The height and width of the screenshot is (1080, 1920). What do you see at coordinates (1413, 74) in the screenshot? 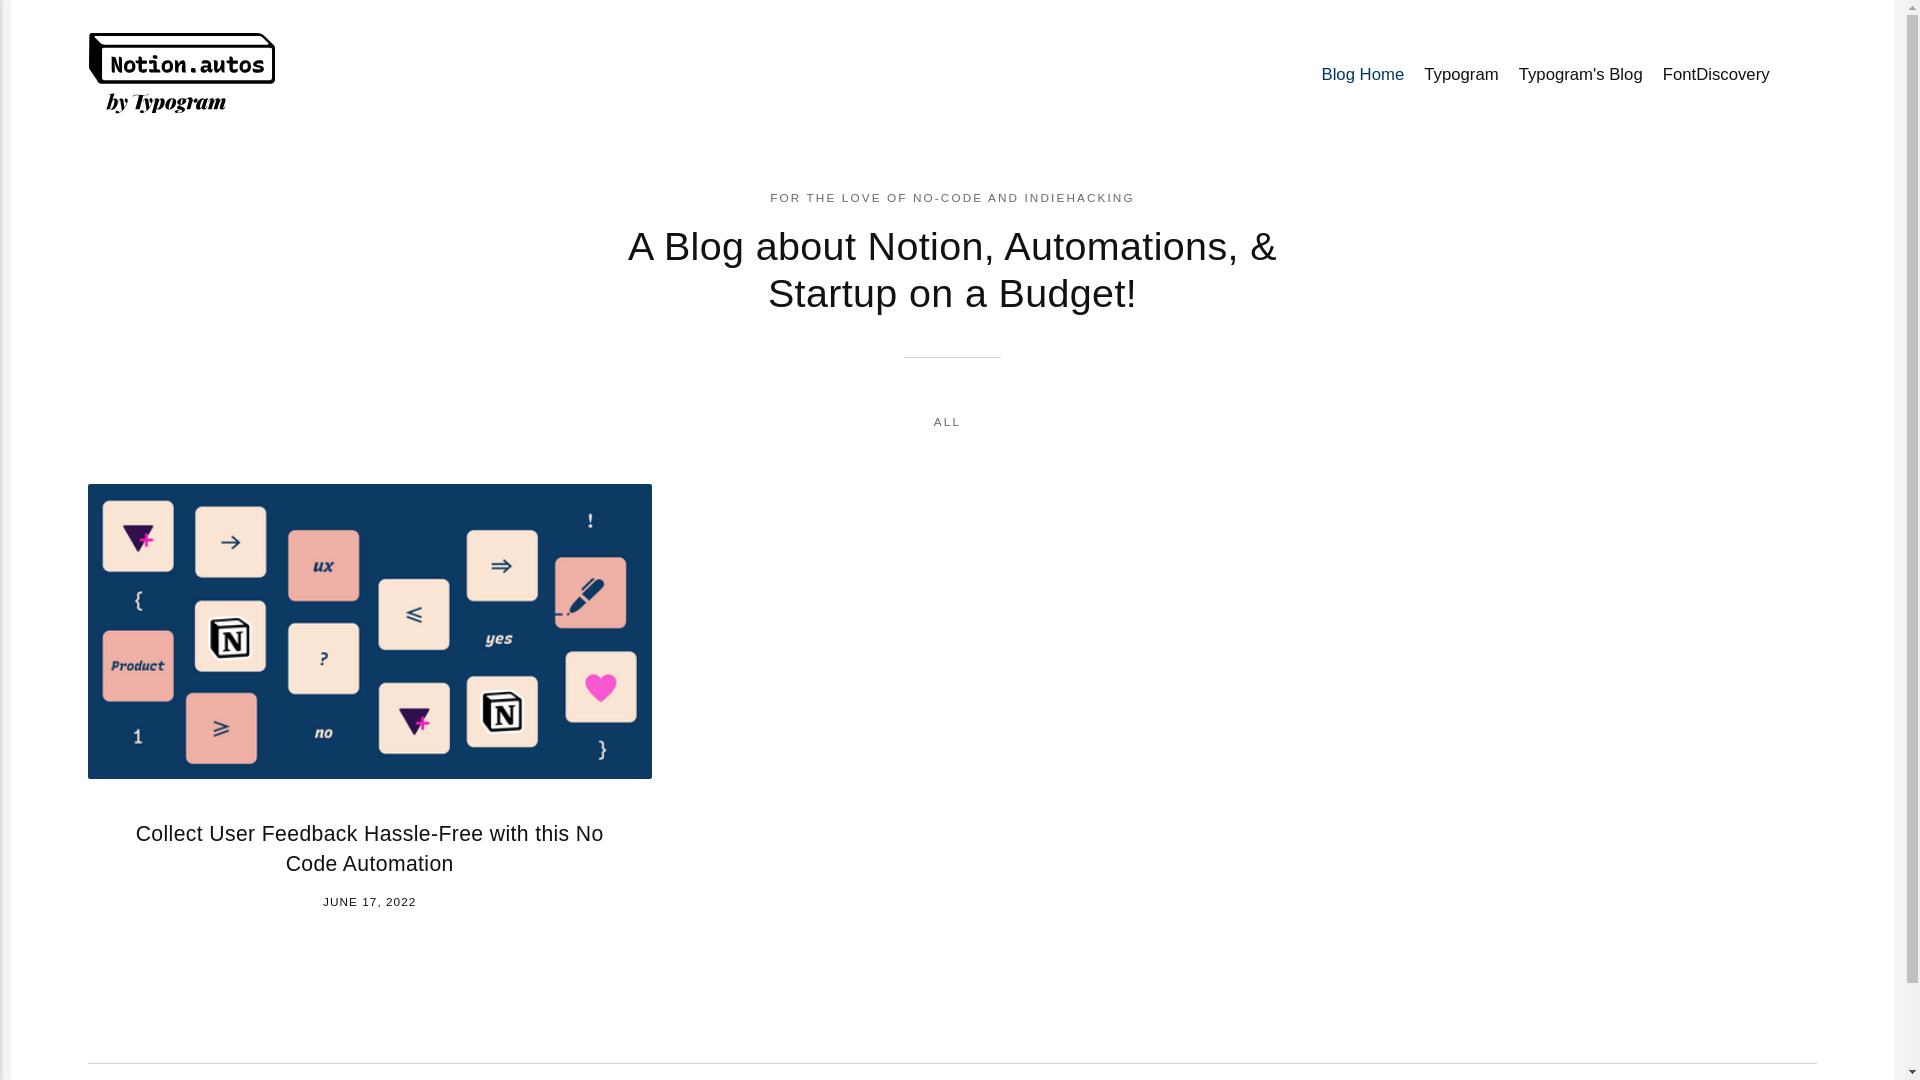
I see `'Typogram'` at bounding box center [1413, 74].